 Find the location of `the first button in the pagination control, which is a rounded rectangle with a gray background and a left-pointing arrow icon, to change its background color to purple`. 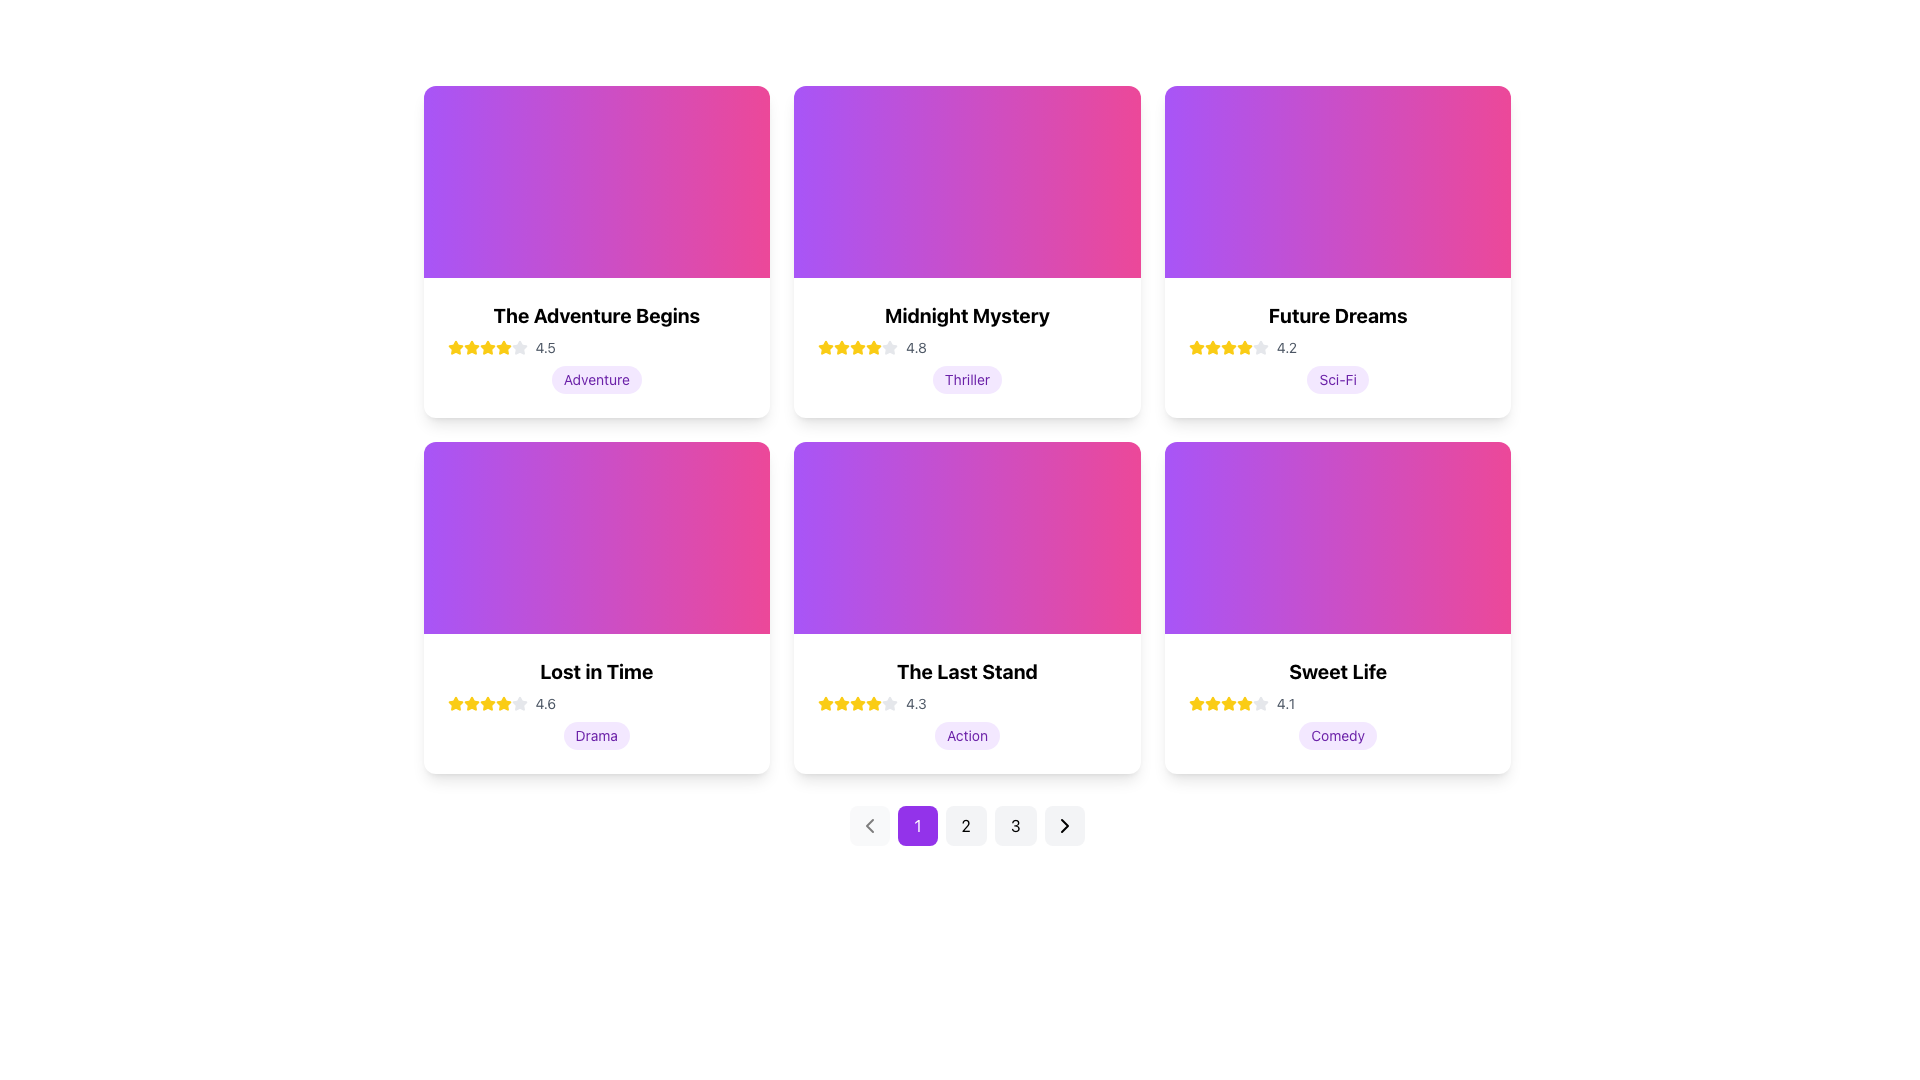

the first button in the pagination control, which is a rounded rectangle with a gray background and a left-pointing arrow icon, to change its background color to purple is located at coordinates (870, 825).